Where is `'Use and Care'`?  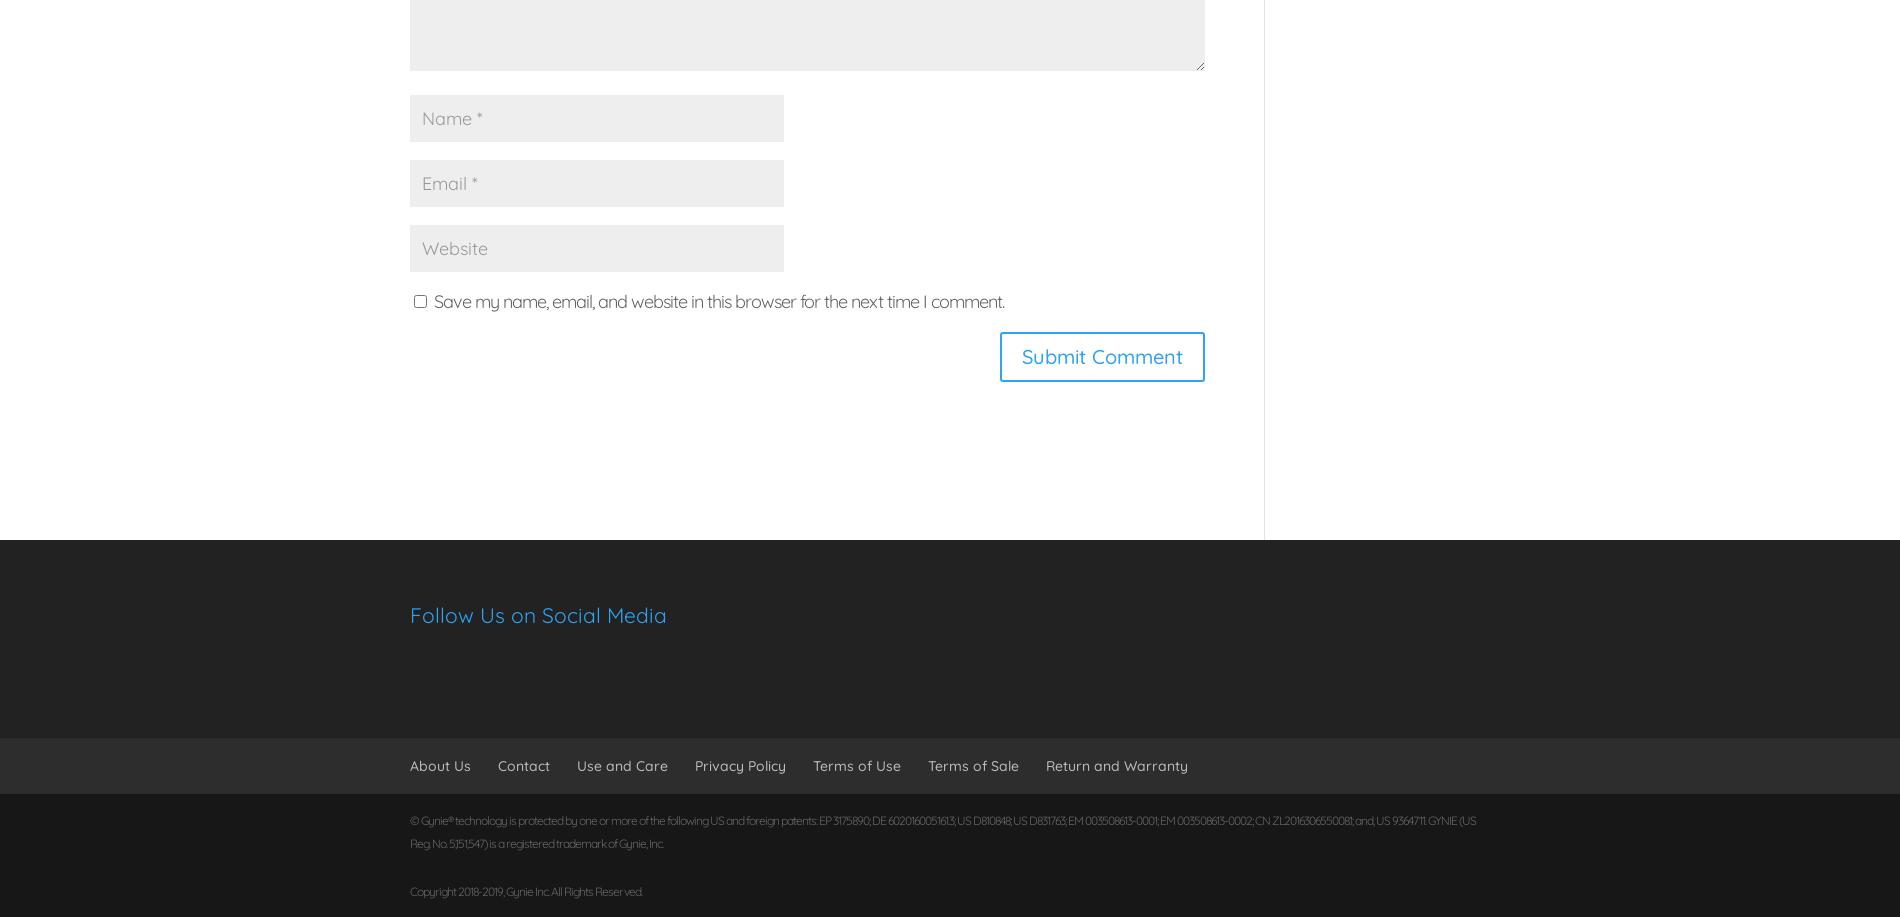
'Use and Care' is located at coordinates (622, 763).